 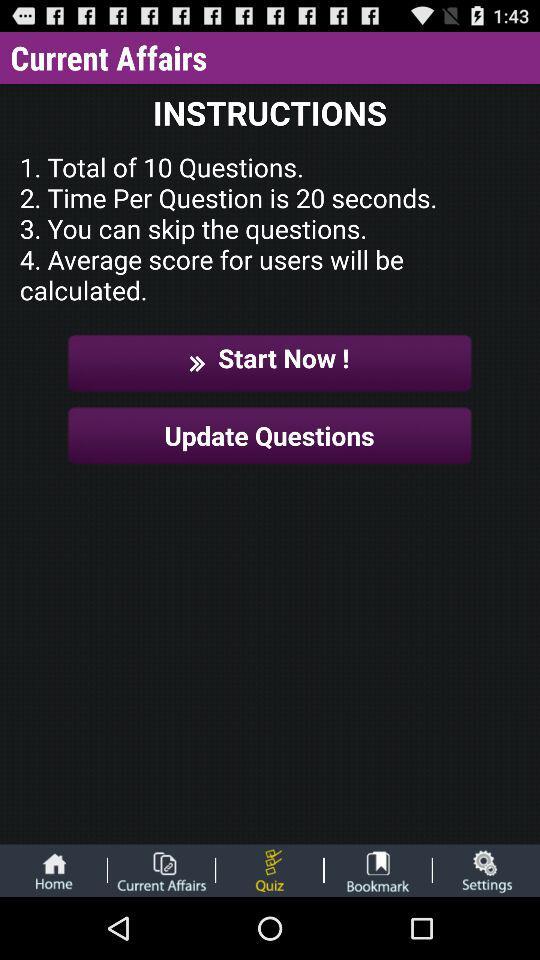 I want to click on home, so click(x=53, y=869).